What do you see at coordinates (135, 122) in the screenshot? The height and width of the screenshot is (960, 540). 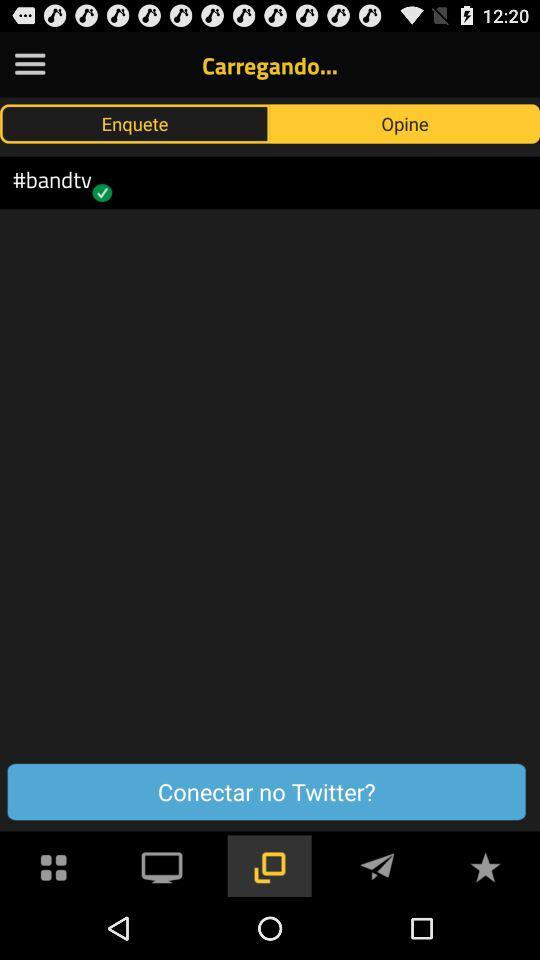 I see `app above #bandtv` at bounding box center [135, 122].